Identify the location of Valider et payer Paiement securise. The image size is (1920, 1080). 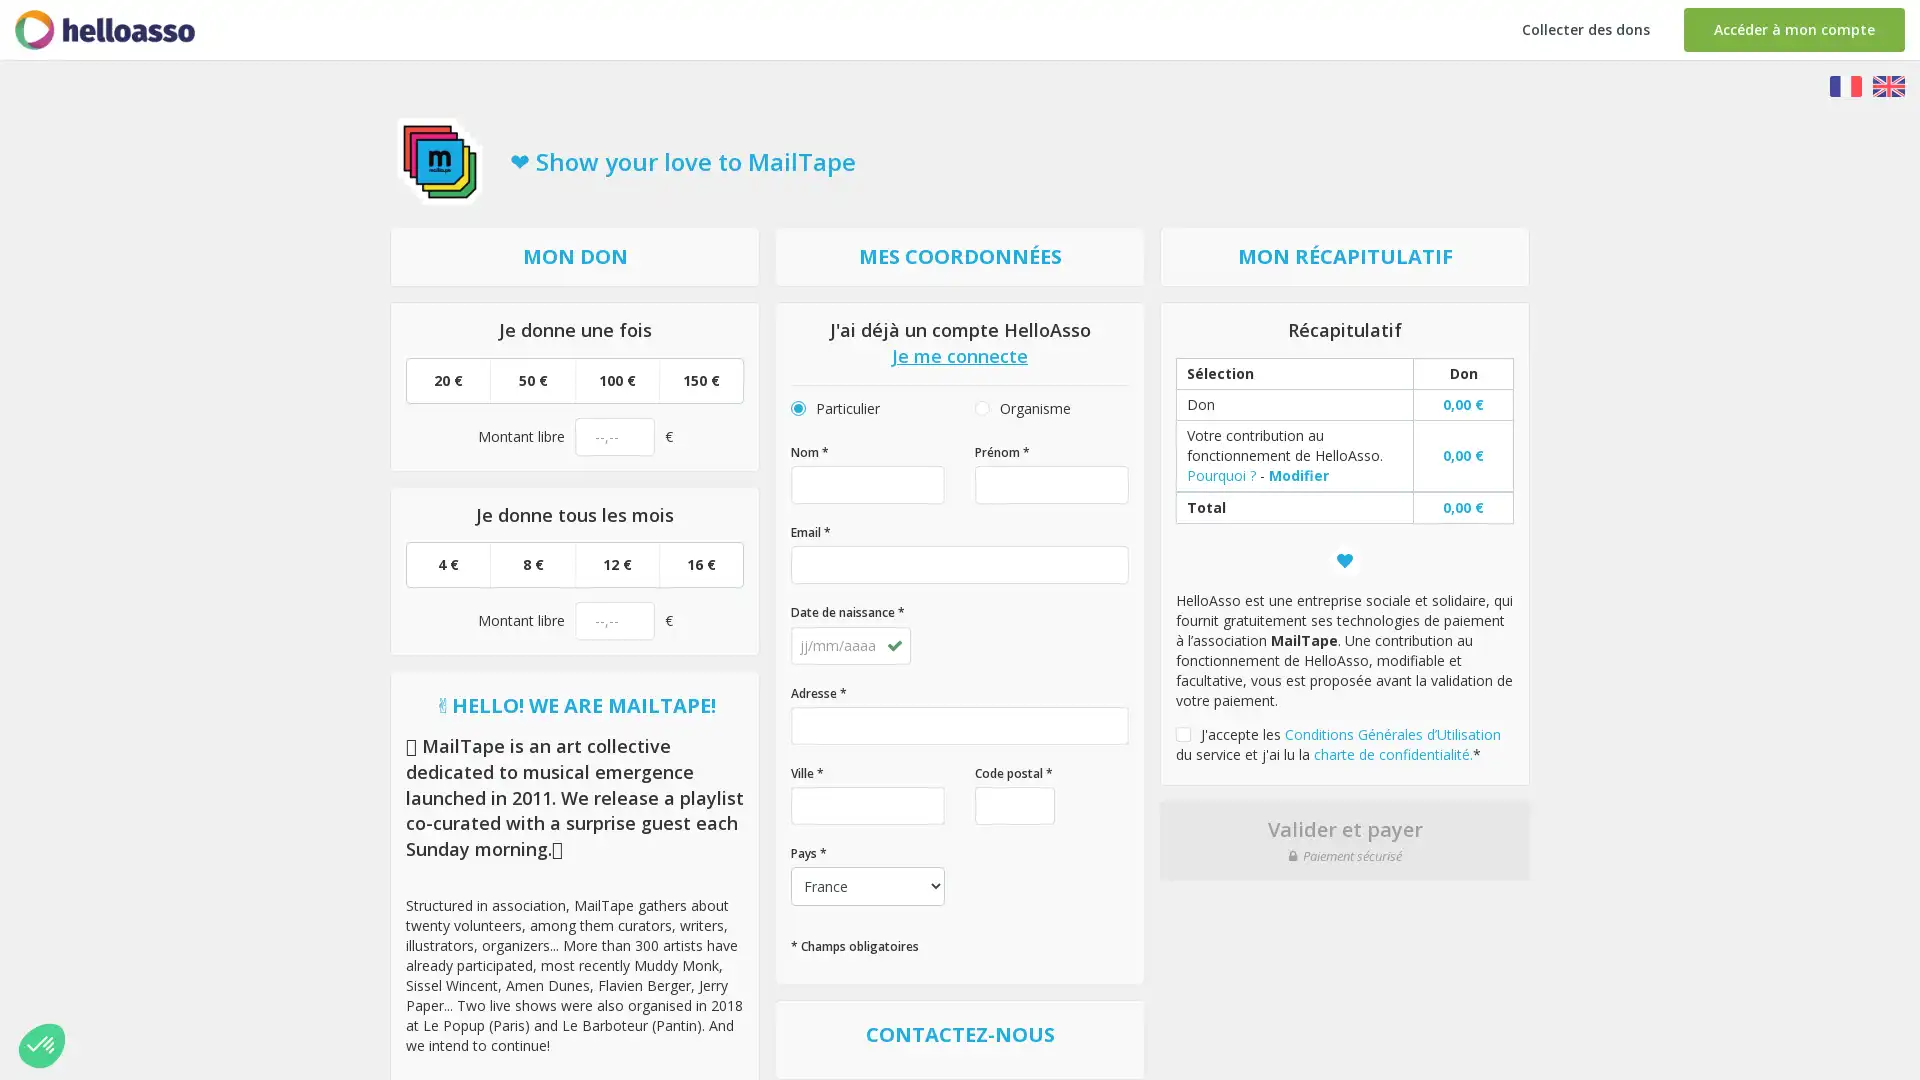
(1344, 840).